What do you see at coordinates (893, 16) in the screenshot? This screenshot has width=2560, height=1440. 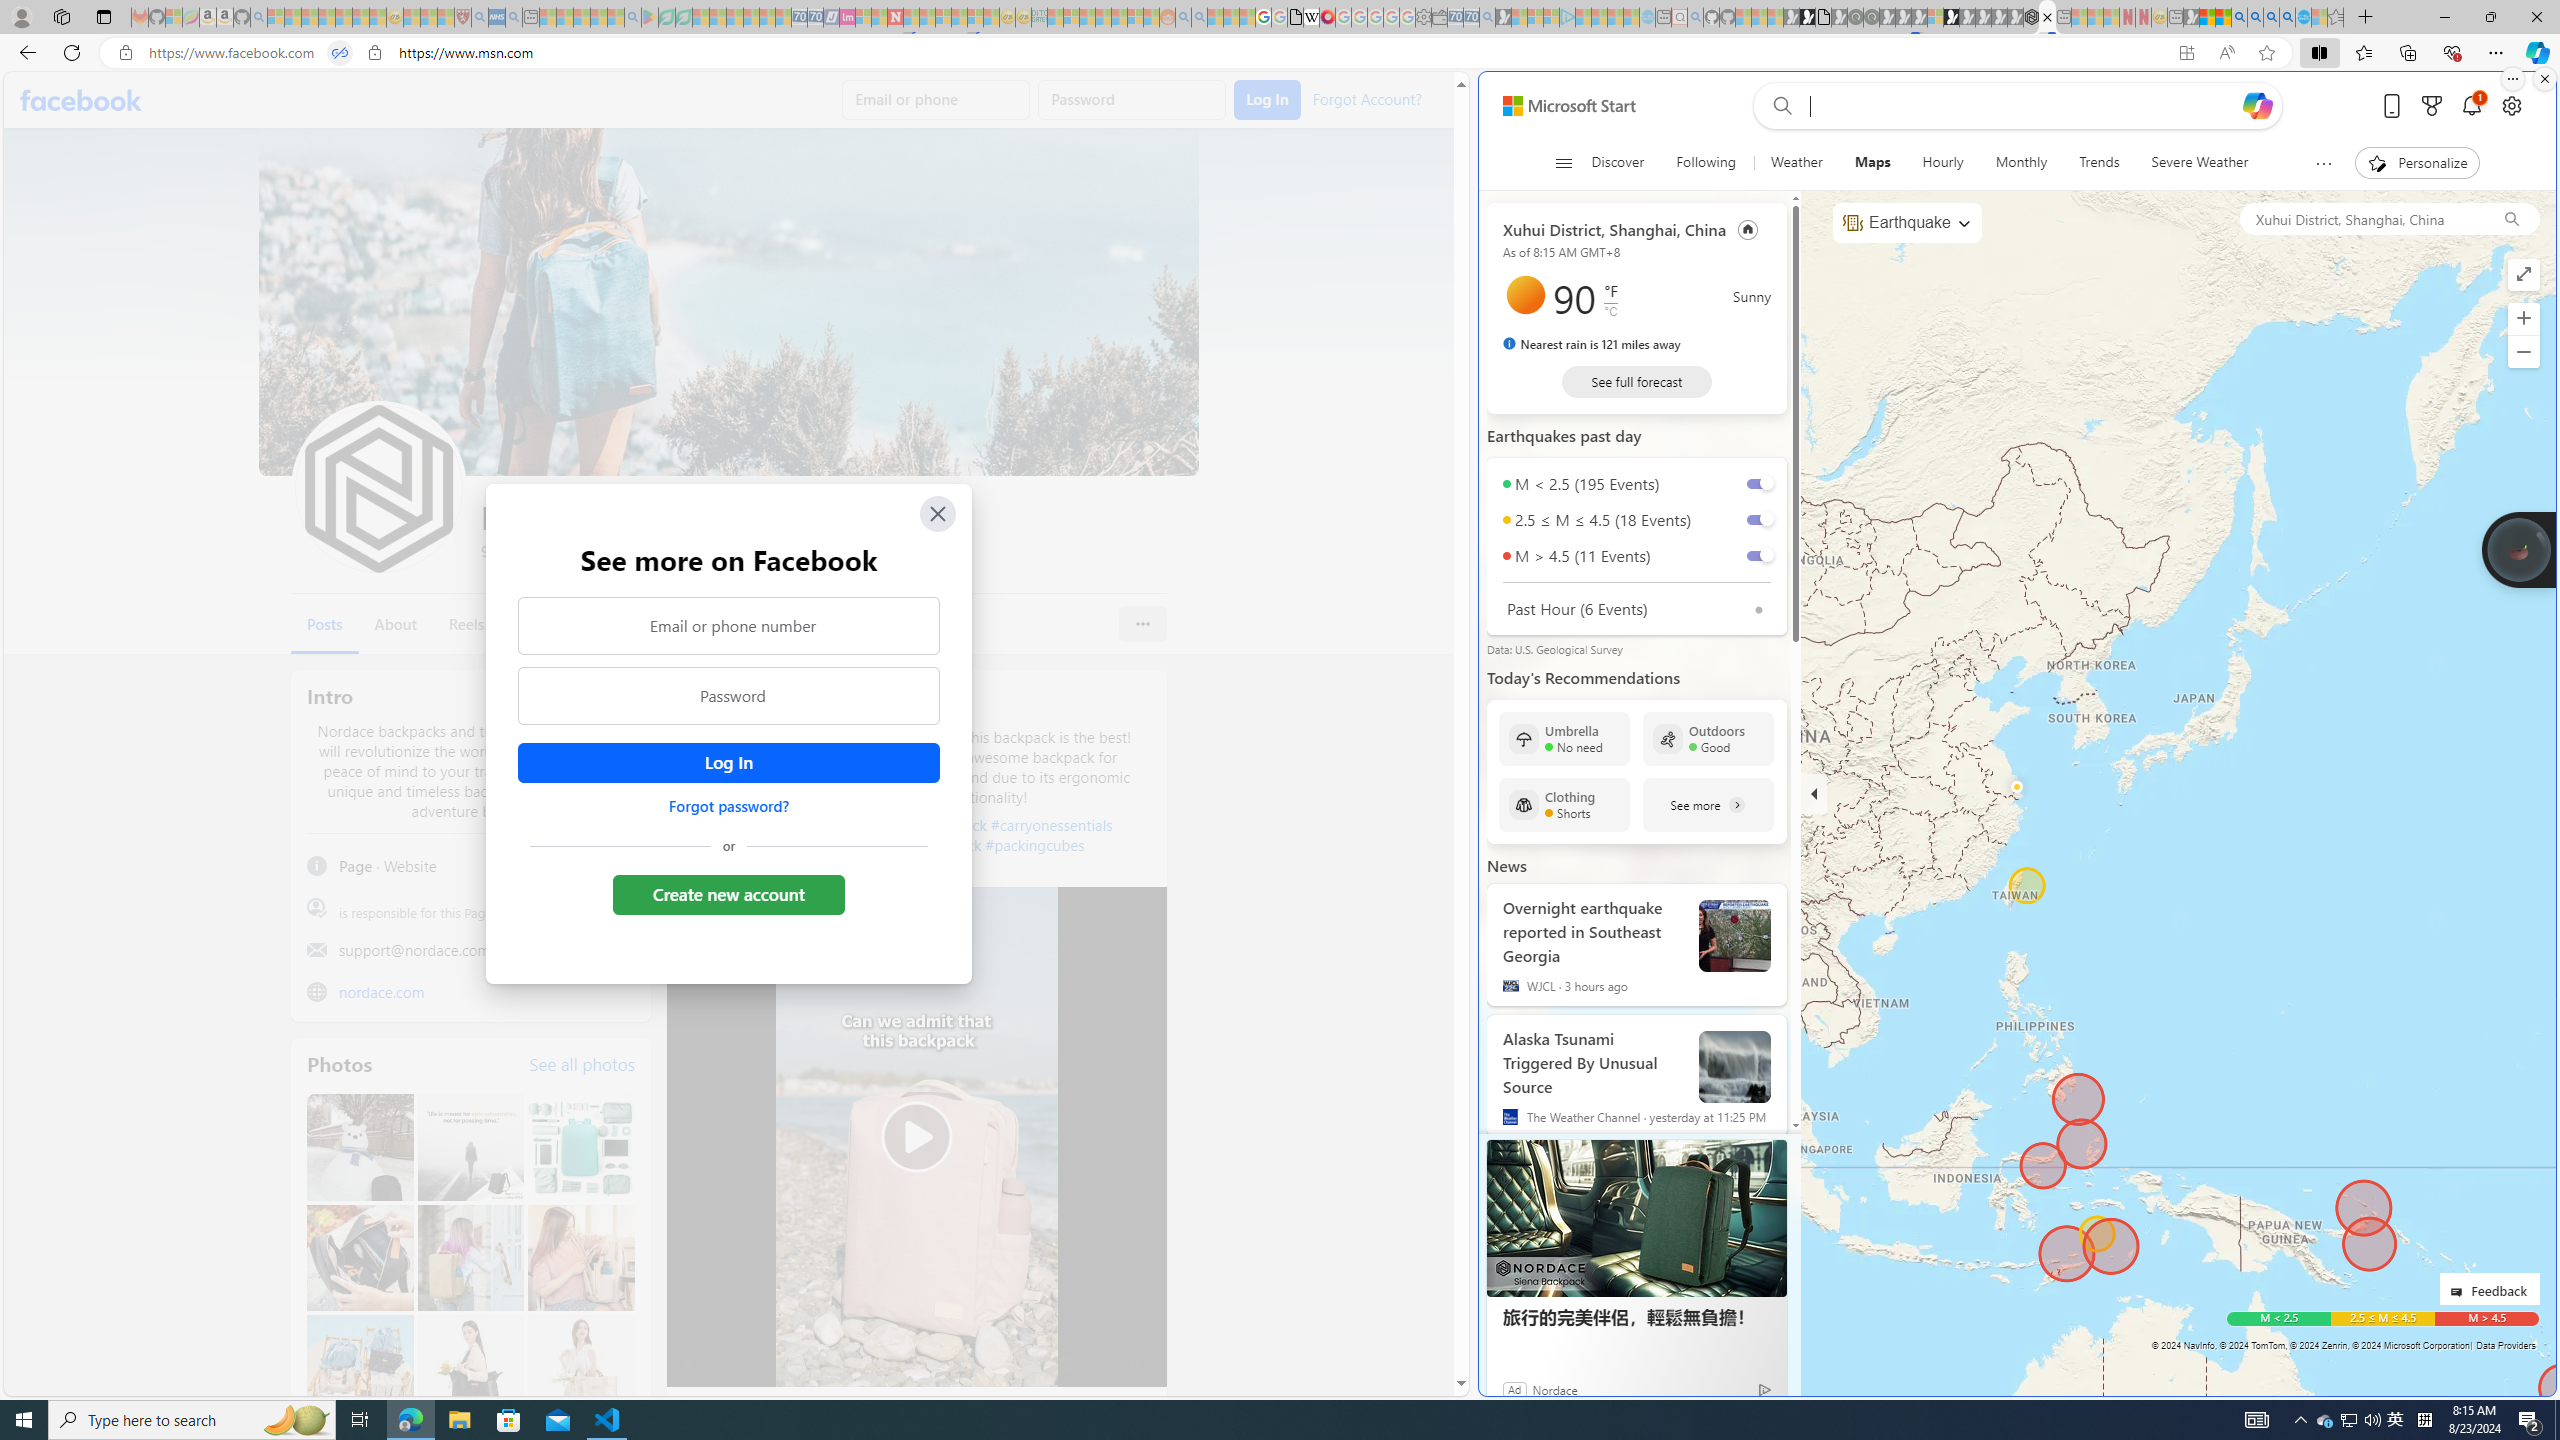 I see `'Latest Politics News & Archive | Newsweek.com - Sleeping'` at bounding box center [893, 16].